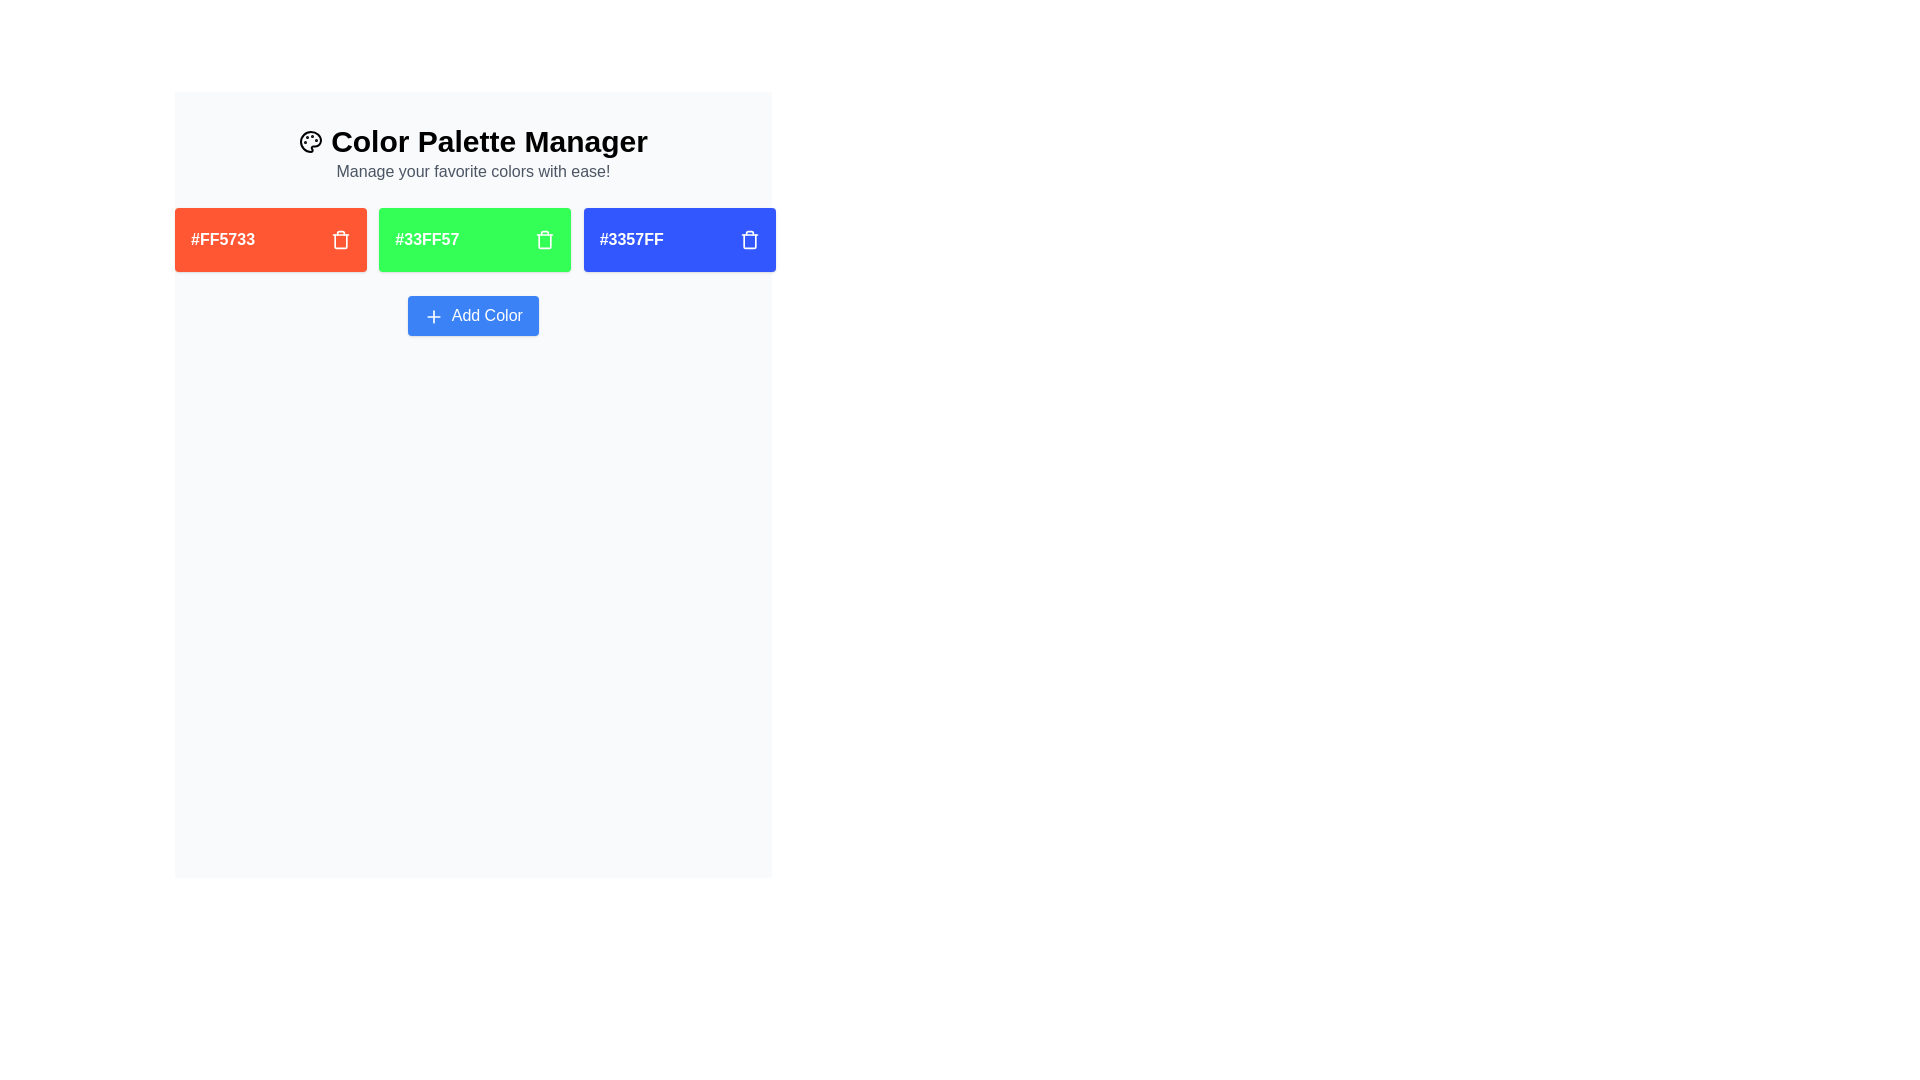  What do you see at coordinates (472, 238) in the screenshot?
I see `the color card in the color palette manager, which is located between the red card labeled '#FF5733' and the blue card labeled '#3357FF'` at bounding box center [472, 238].